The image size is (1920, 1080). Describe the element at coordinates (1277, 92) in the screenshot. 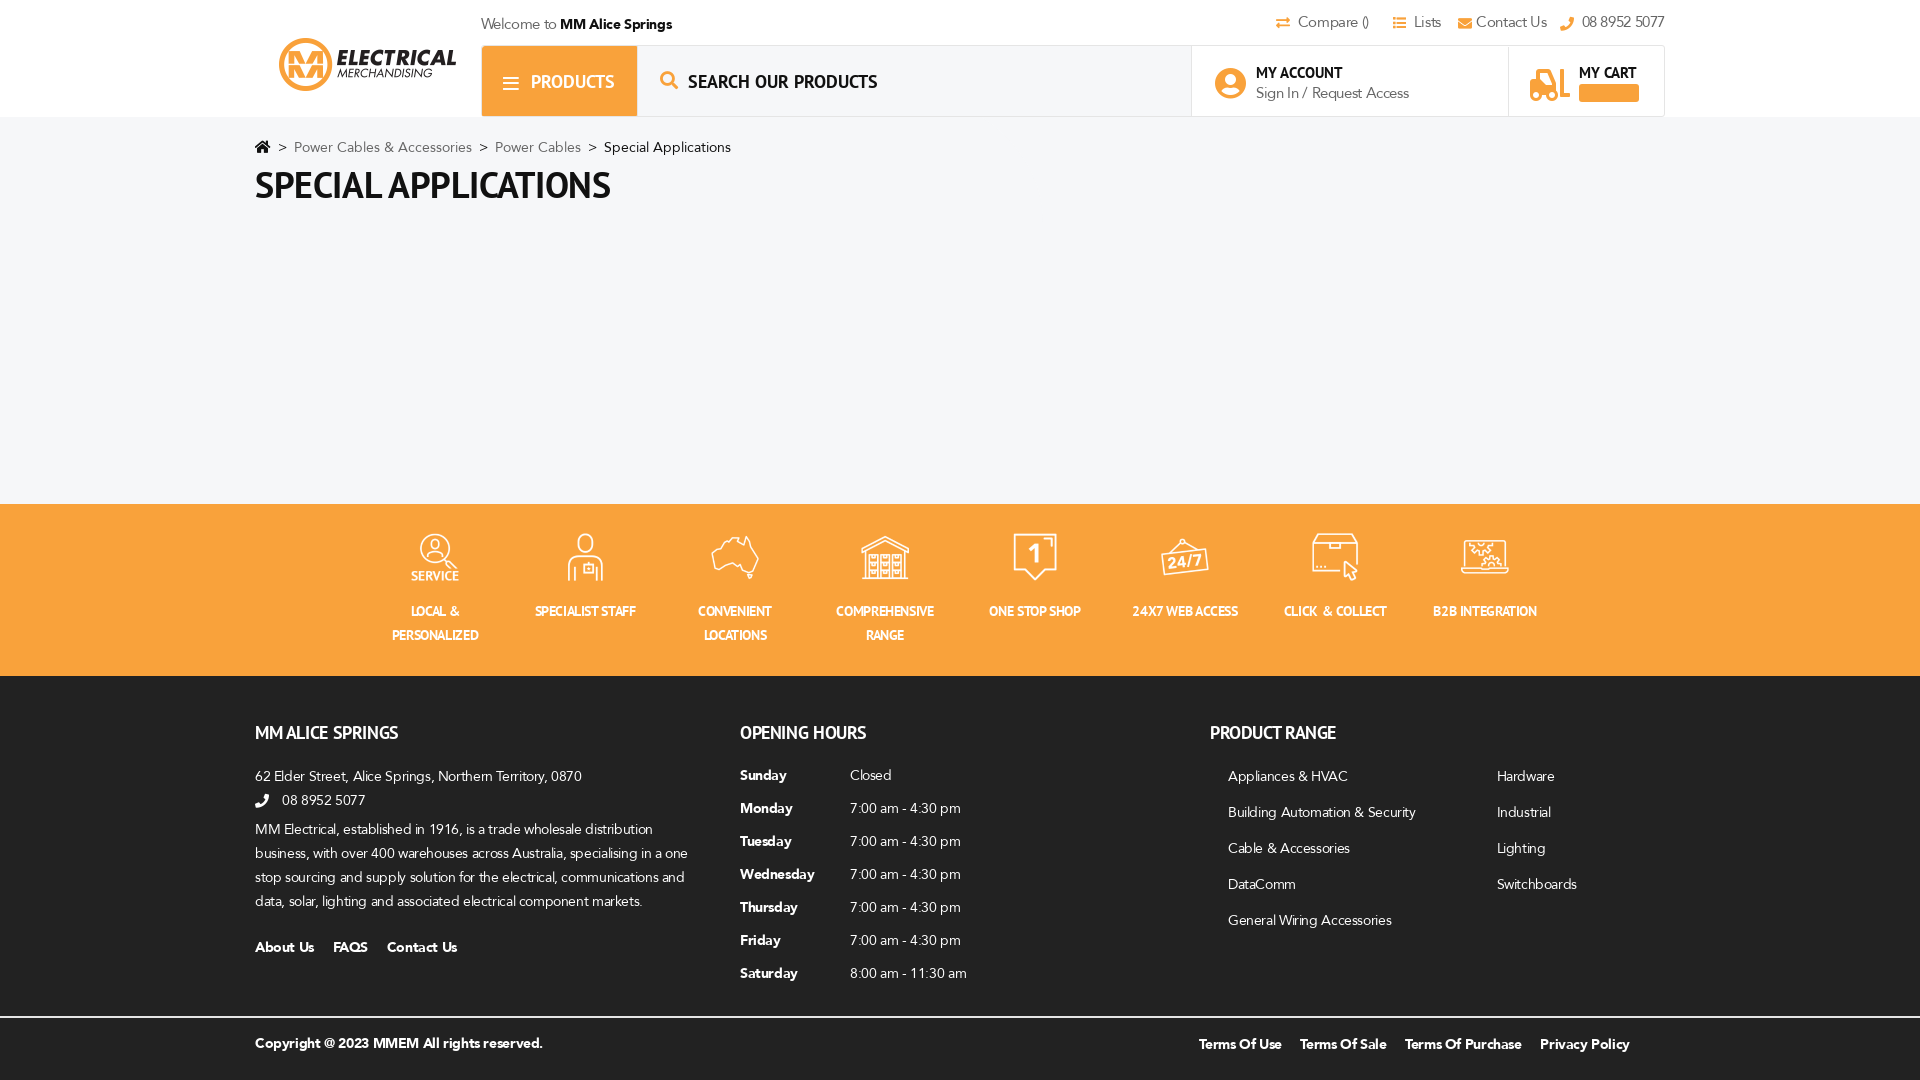

I see `'Sign In'` at that location.